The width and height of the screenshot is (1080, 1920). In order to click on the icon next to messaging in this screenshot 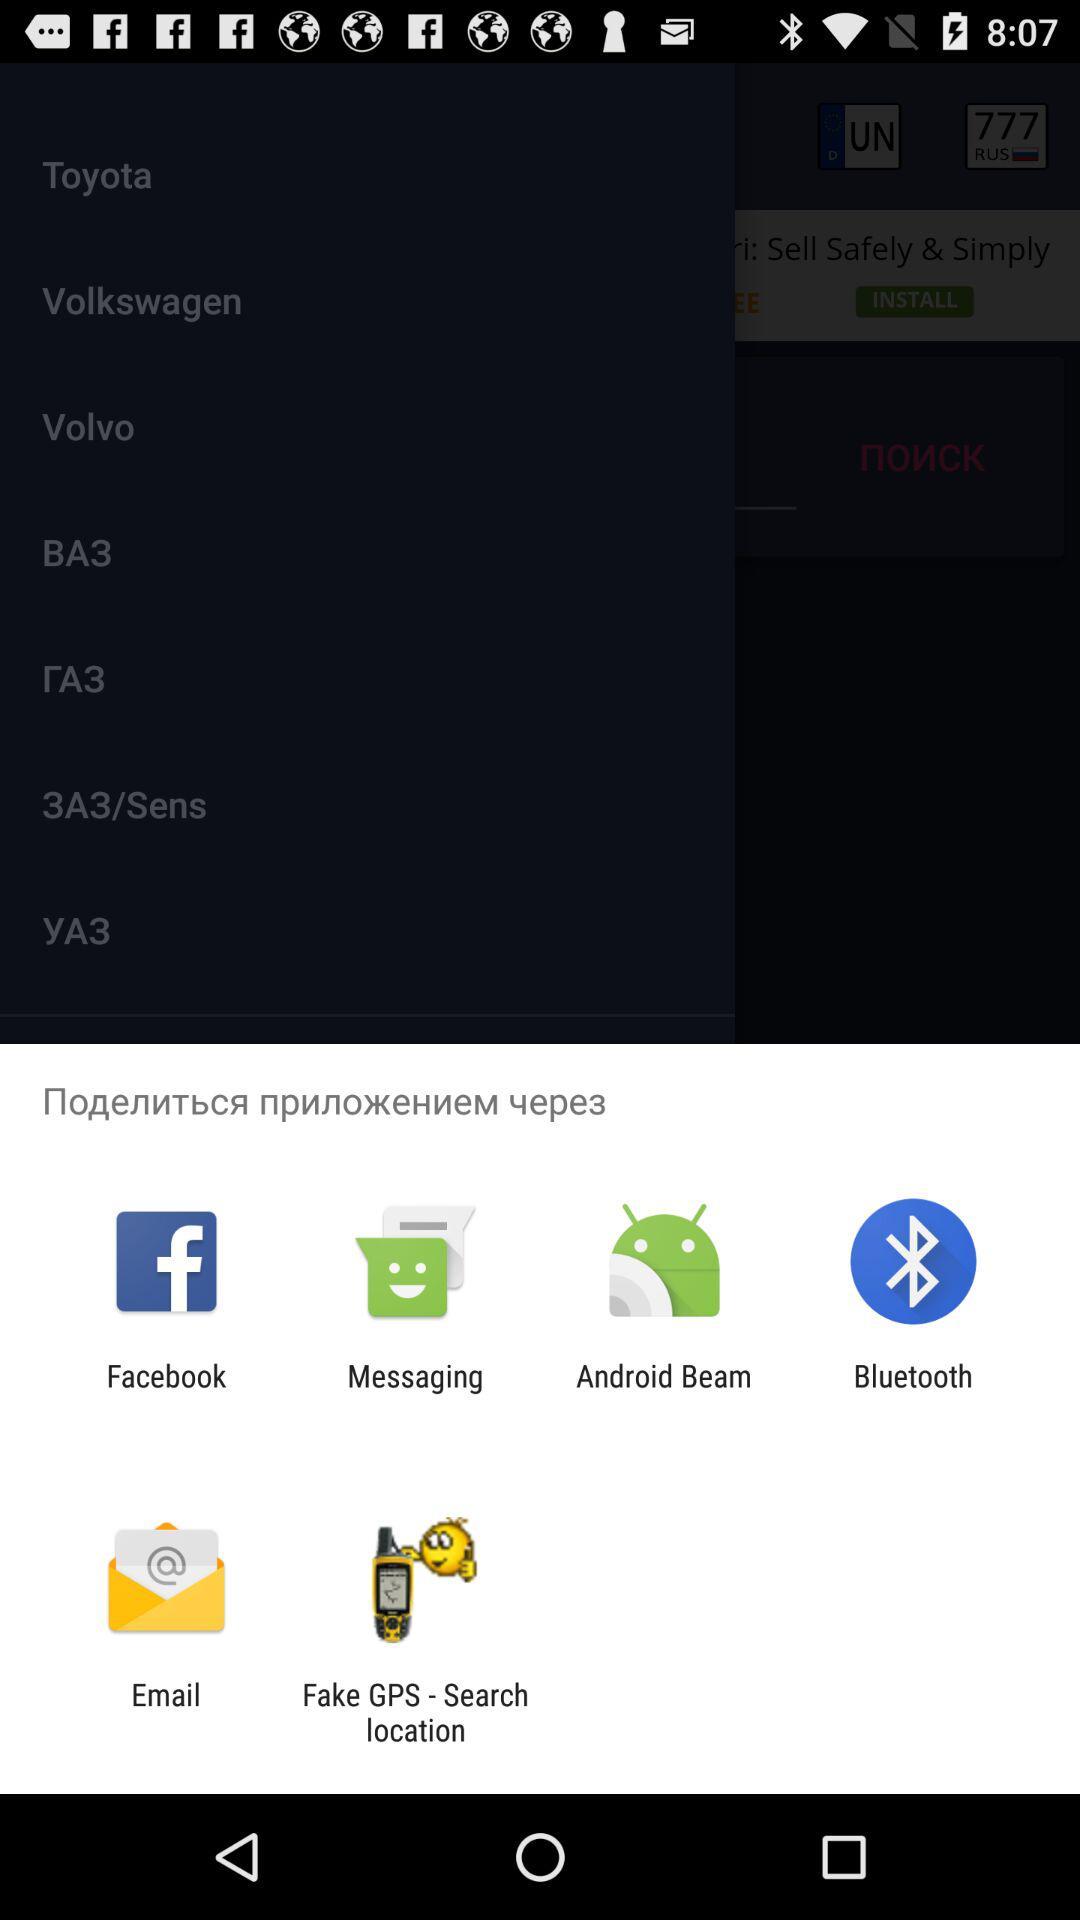, I will do `click(664, 1392)`.